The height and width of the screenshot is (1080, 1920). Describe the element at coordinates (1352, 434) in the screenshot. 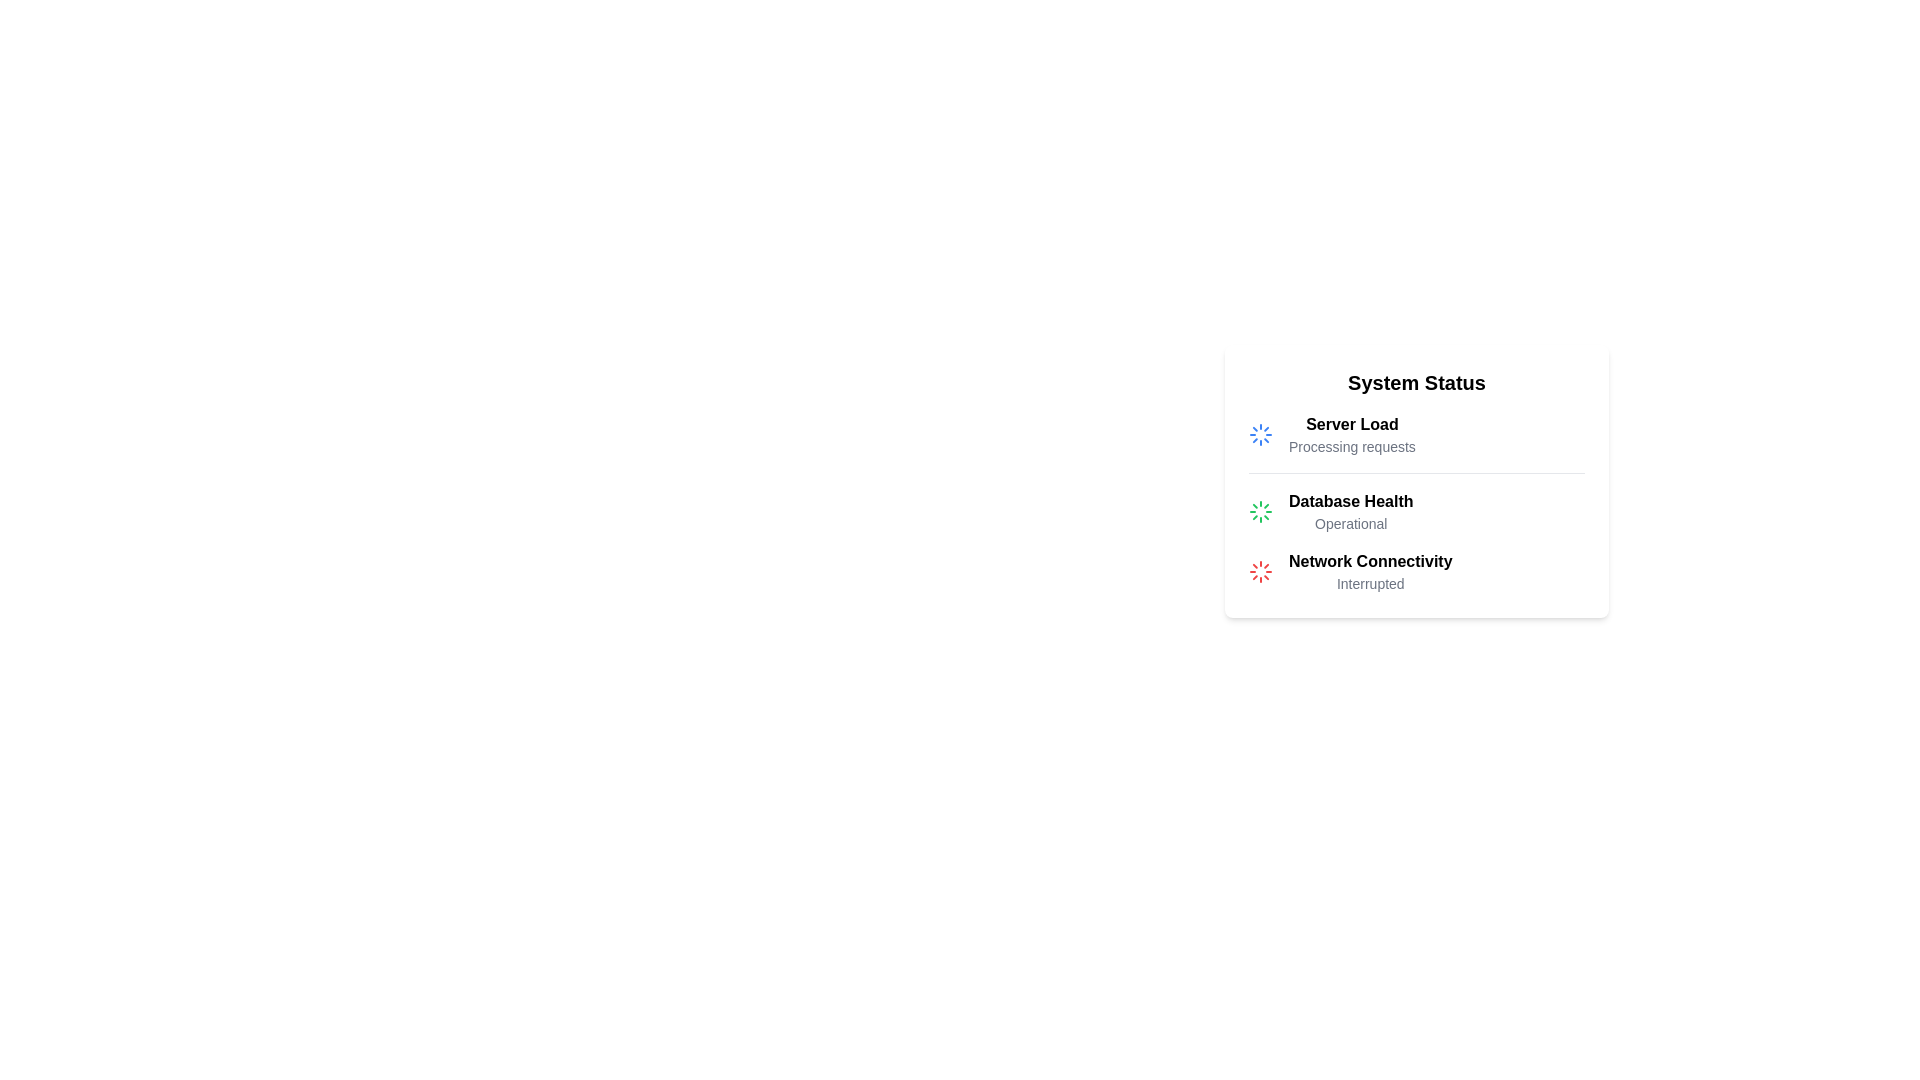

I see `status update displayed in the Text display element located under the 'System Status' heading, which is the first item in the list, positioned above 'Database Health' and 'Network Connectivity'` at that location.